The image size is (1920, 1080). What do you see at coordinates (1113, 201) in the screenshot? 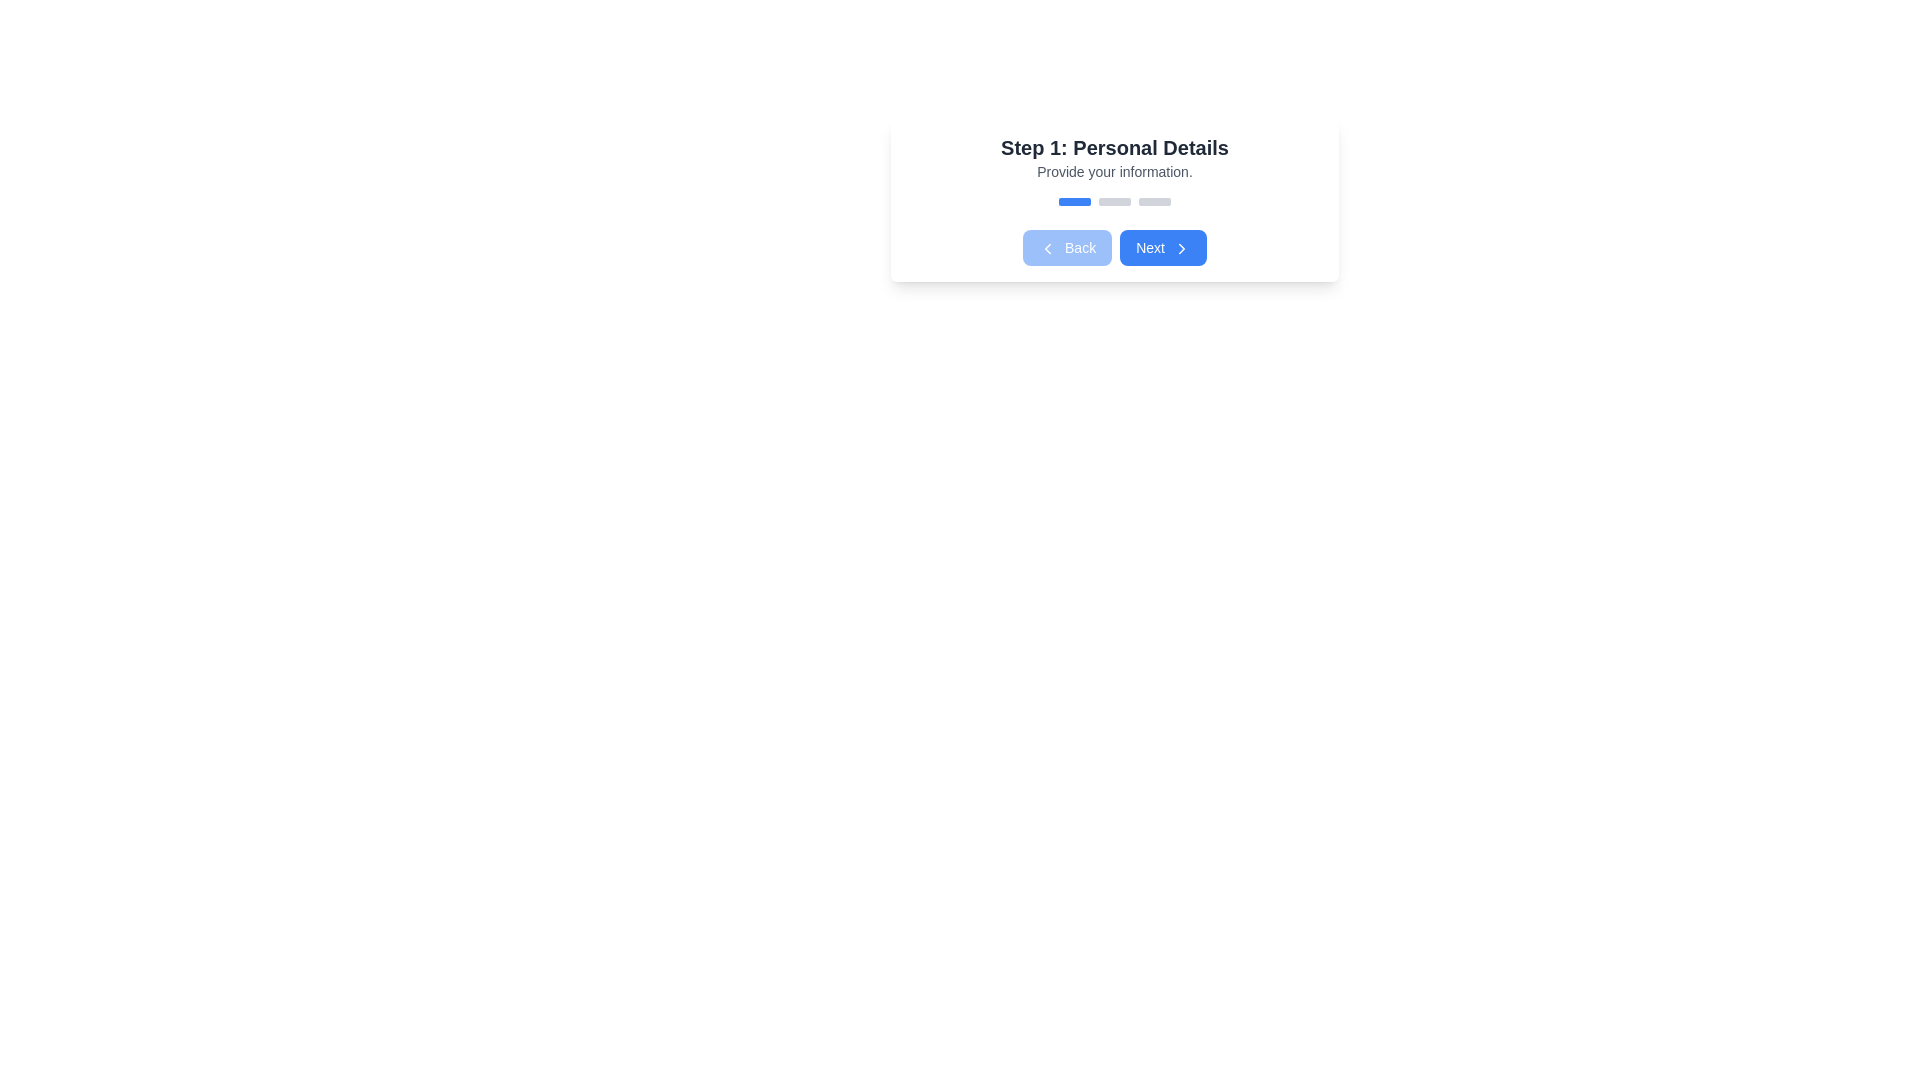
I see `the Progress Indicator element, which consists of three horizontal rectangles with the first being blue and the others gray, located below the text 'Provide your information.'` at bounding box center [1113, 201].